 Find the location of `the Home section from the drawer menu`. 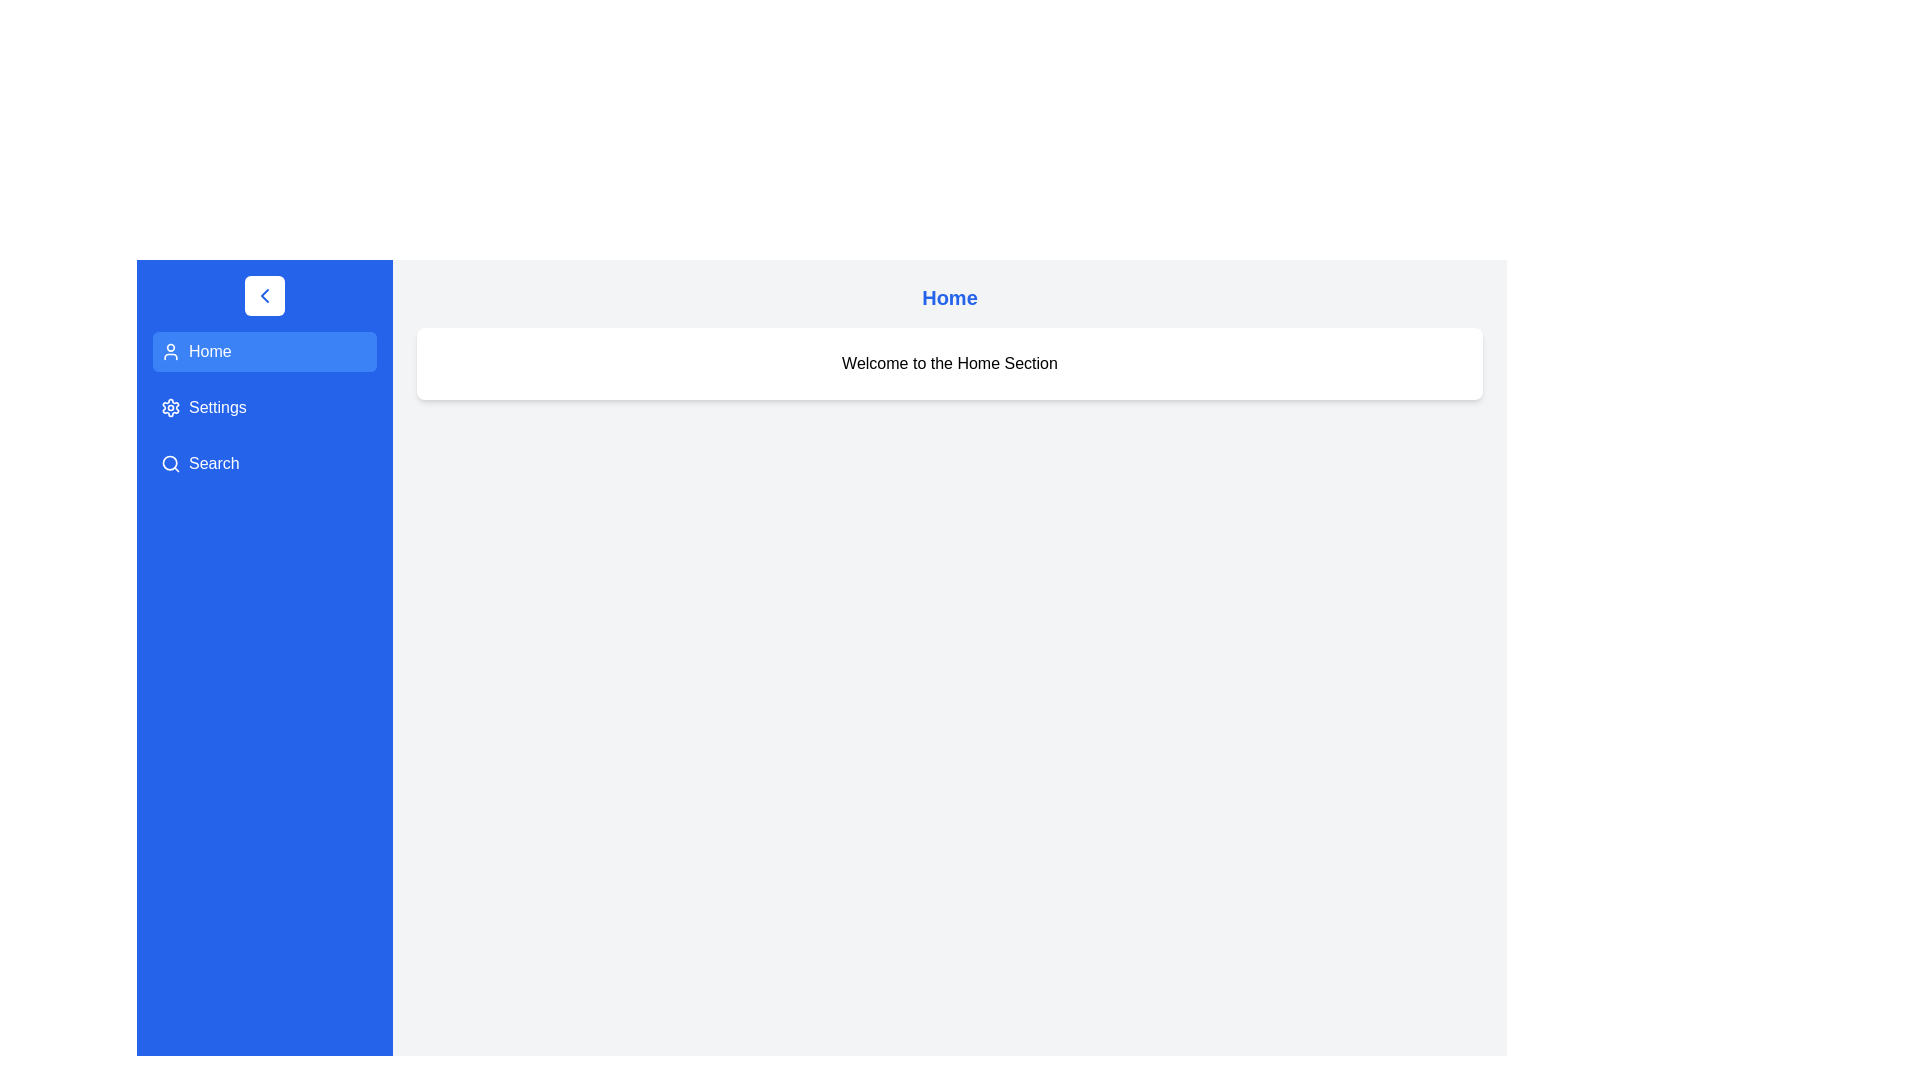

the Home section from the drawer menu is located at coordinates (263, 350).